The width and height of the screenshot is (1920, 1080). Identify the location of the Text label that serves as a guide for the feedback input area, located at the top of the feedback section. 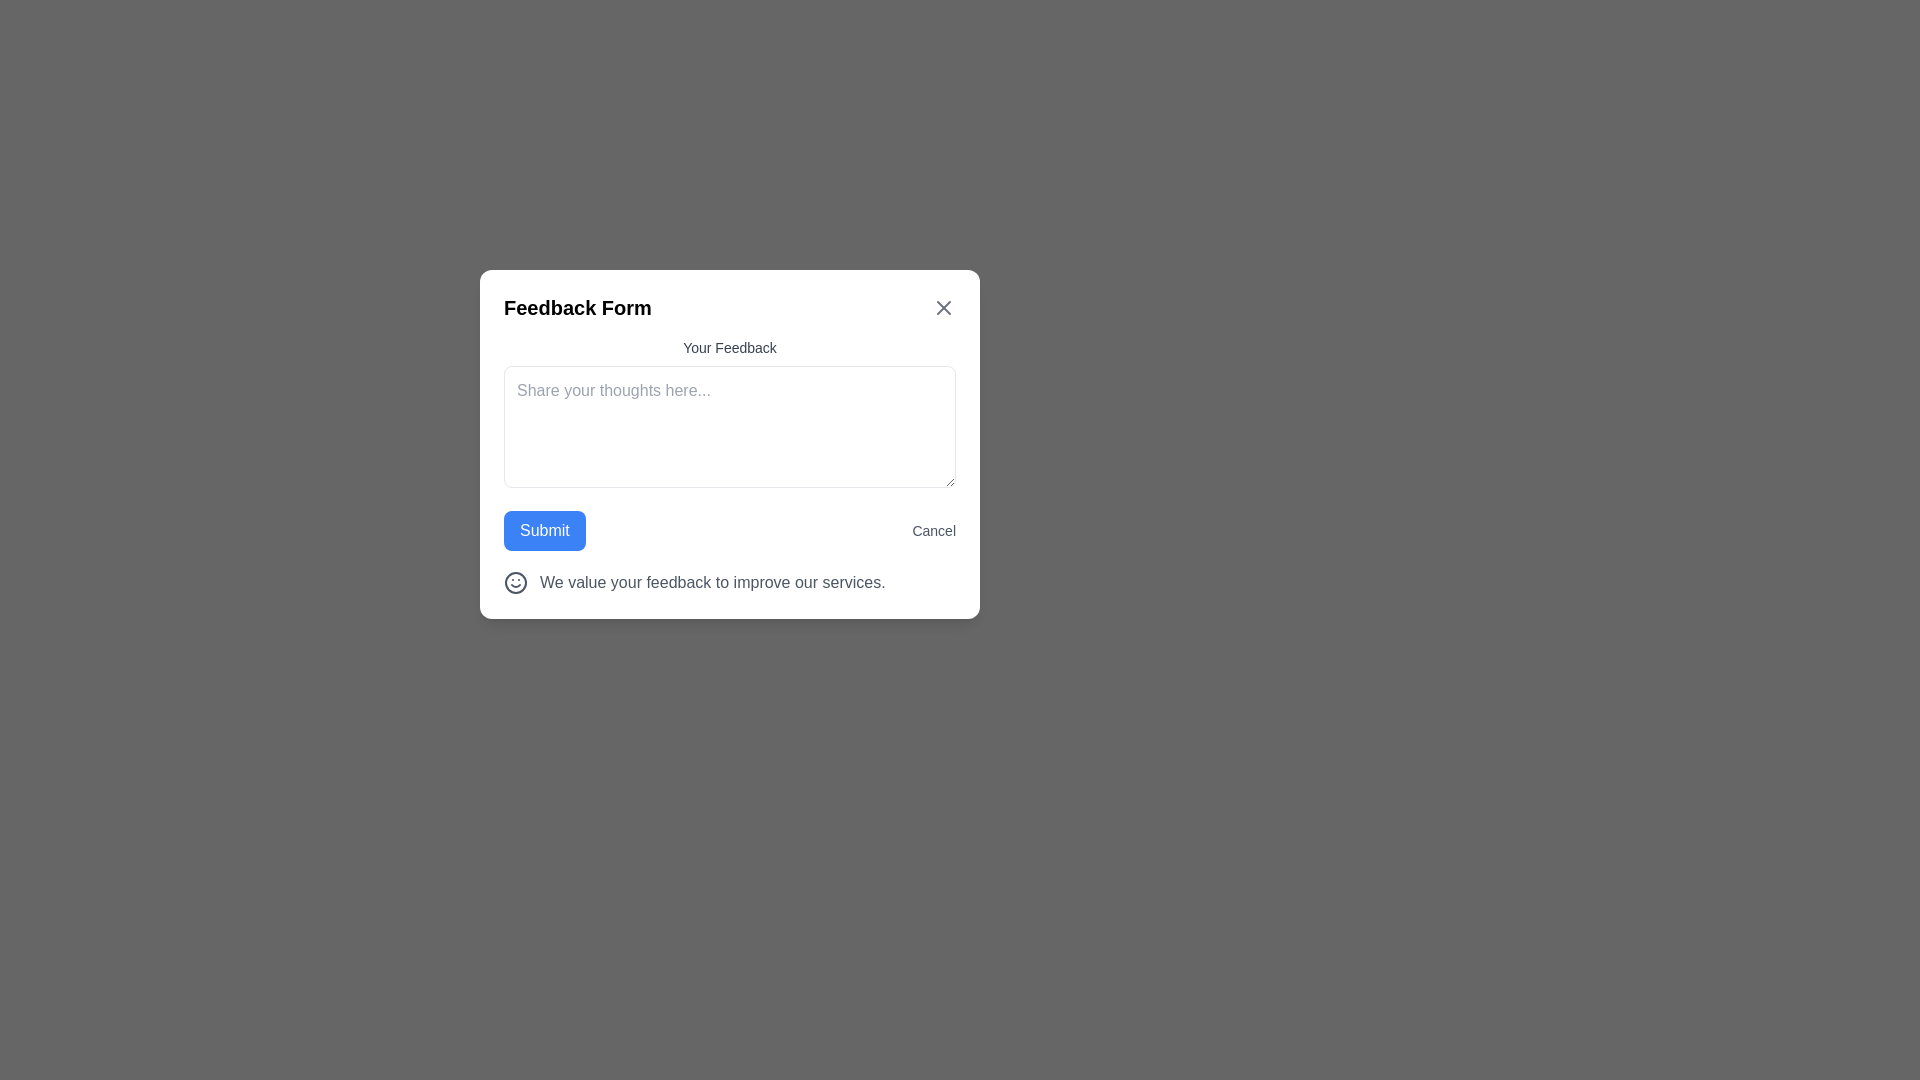
(728, 346).